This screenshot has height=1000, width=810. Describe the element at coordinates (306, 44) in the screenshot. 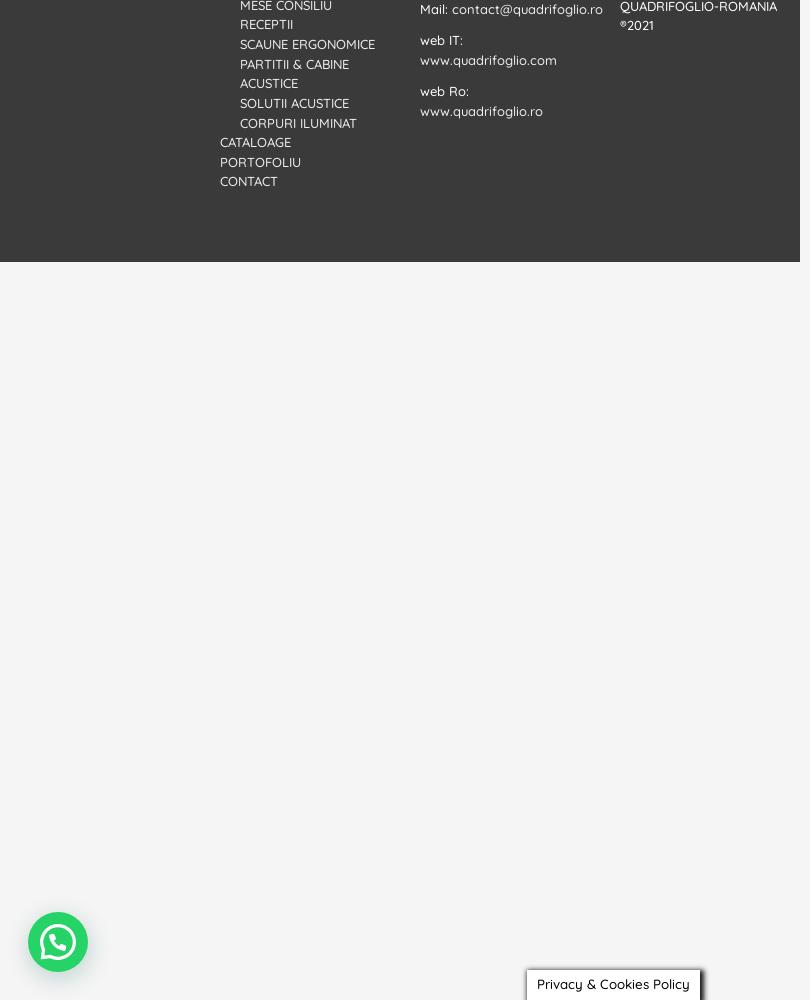

I see `'SCAUNE ERGONOMICE'` at that location.